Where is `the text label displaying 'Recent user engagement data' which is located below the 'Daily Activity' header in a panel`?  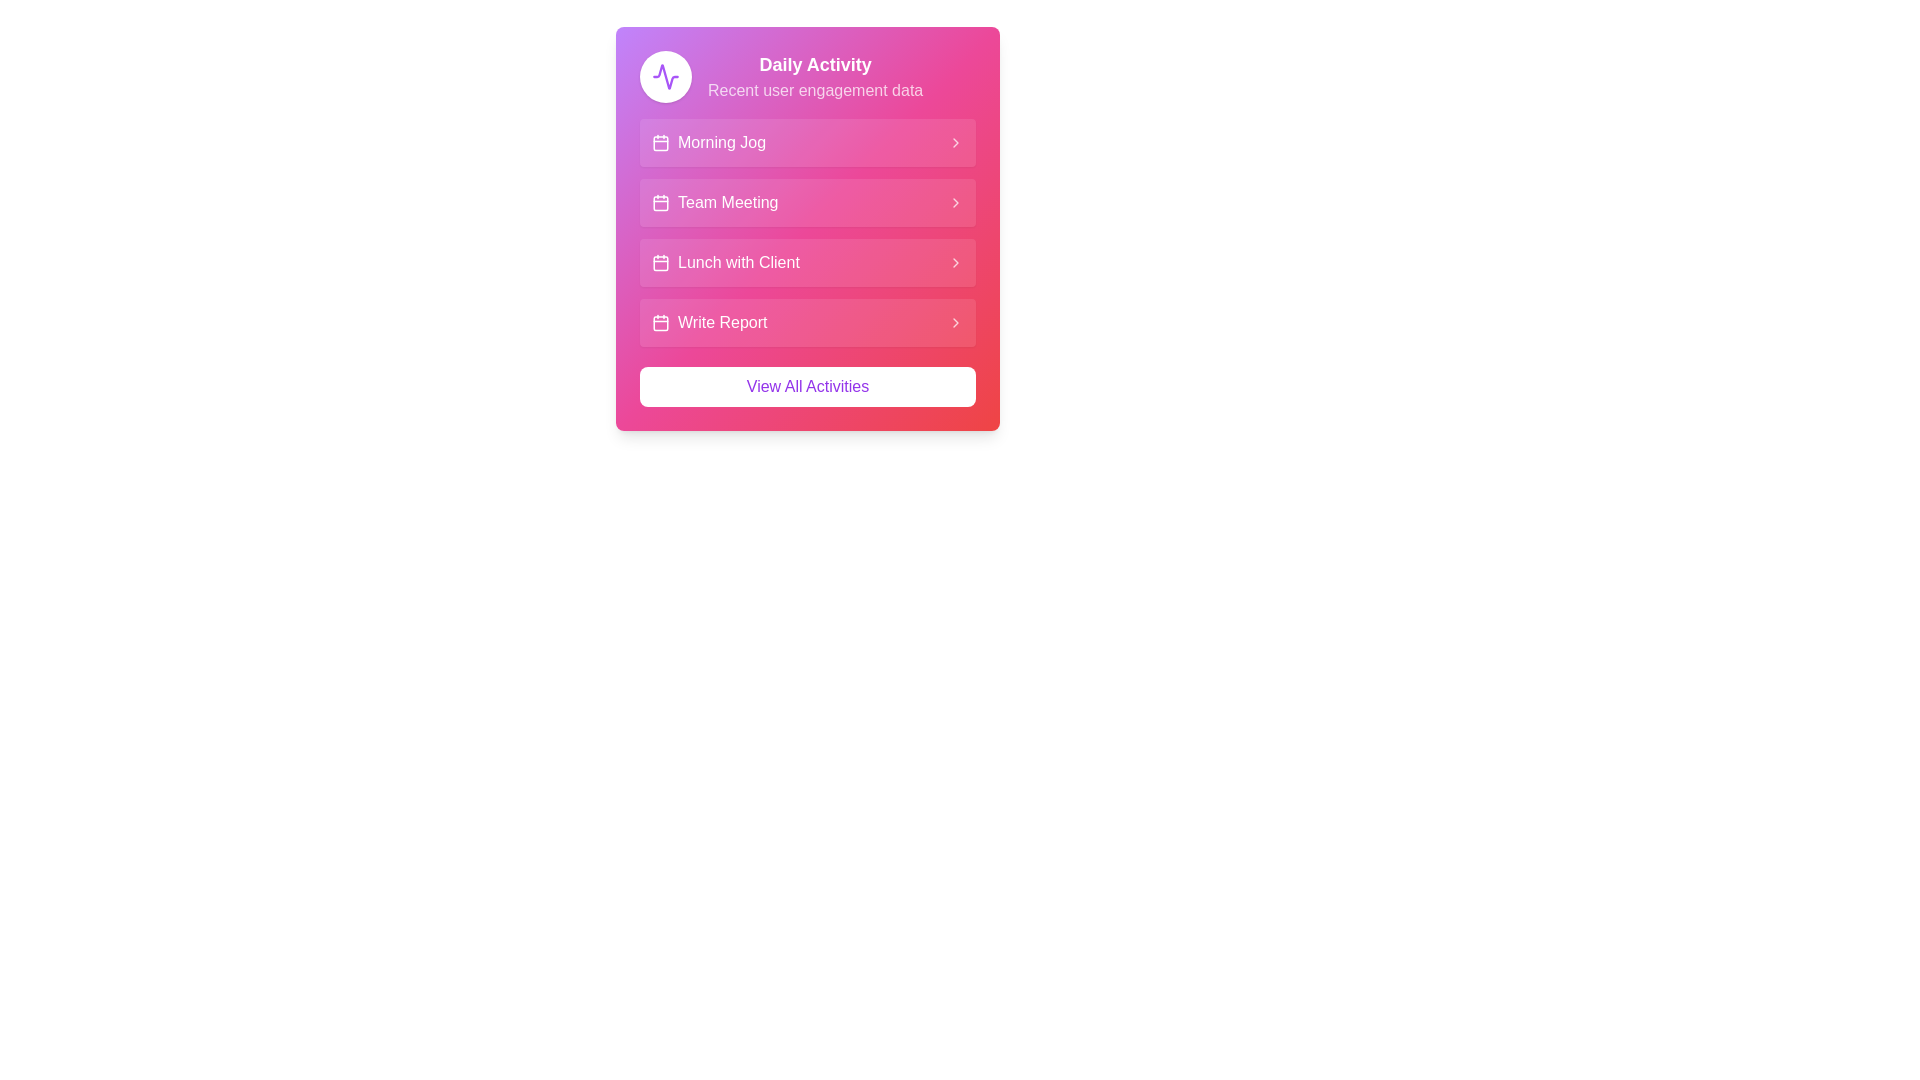
the text label displaying 'Recent user engagement data' which is located below the 'Daily Activity' header in a panel is located at coordinates (815, 91).